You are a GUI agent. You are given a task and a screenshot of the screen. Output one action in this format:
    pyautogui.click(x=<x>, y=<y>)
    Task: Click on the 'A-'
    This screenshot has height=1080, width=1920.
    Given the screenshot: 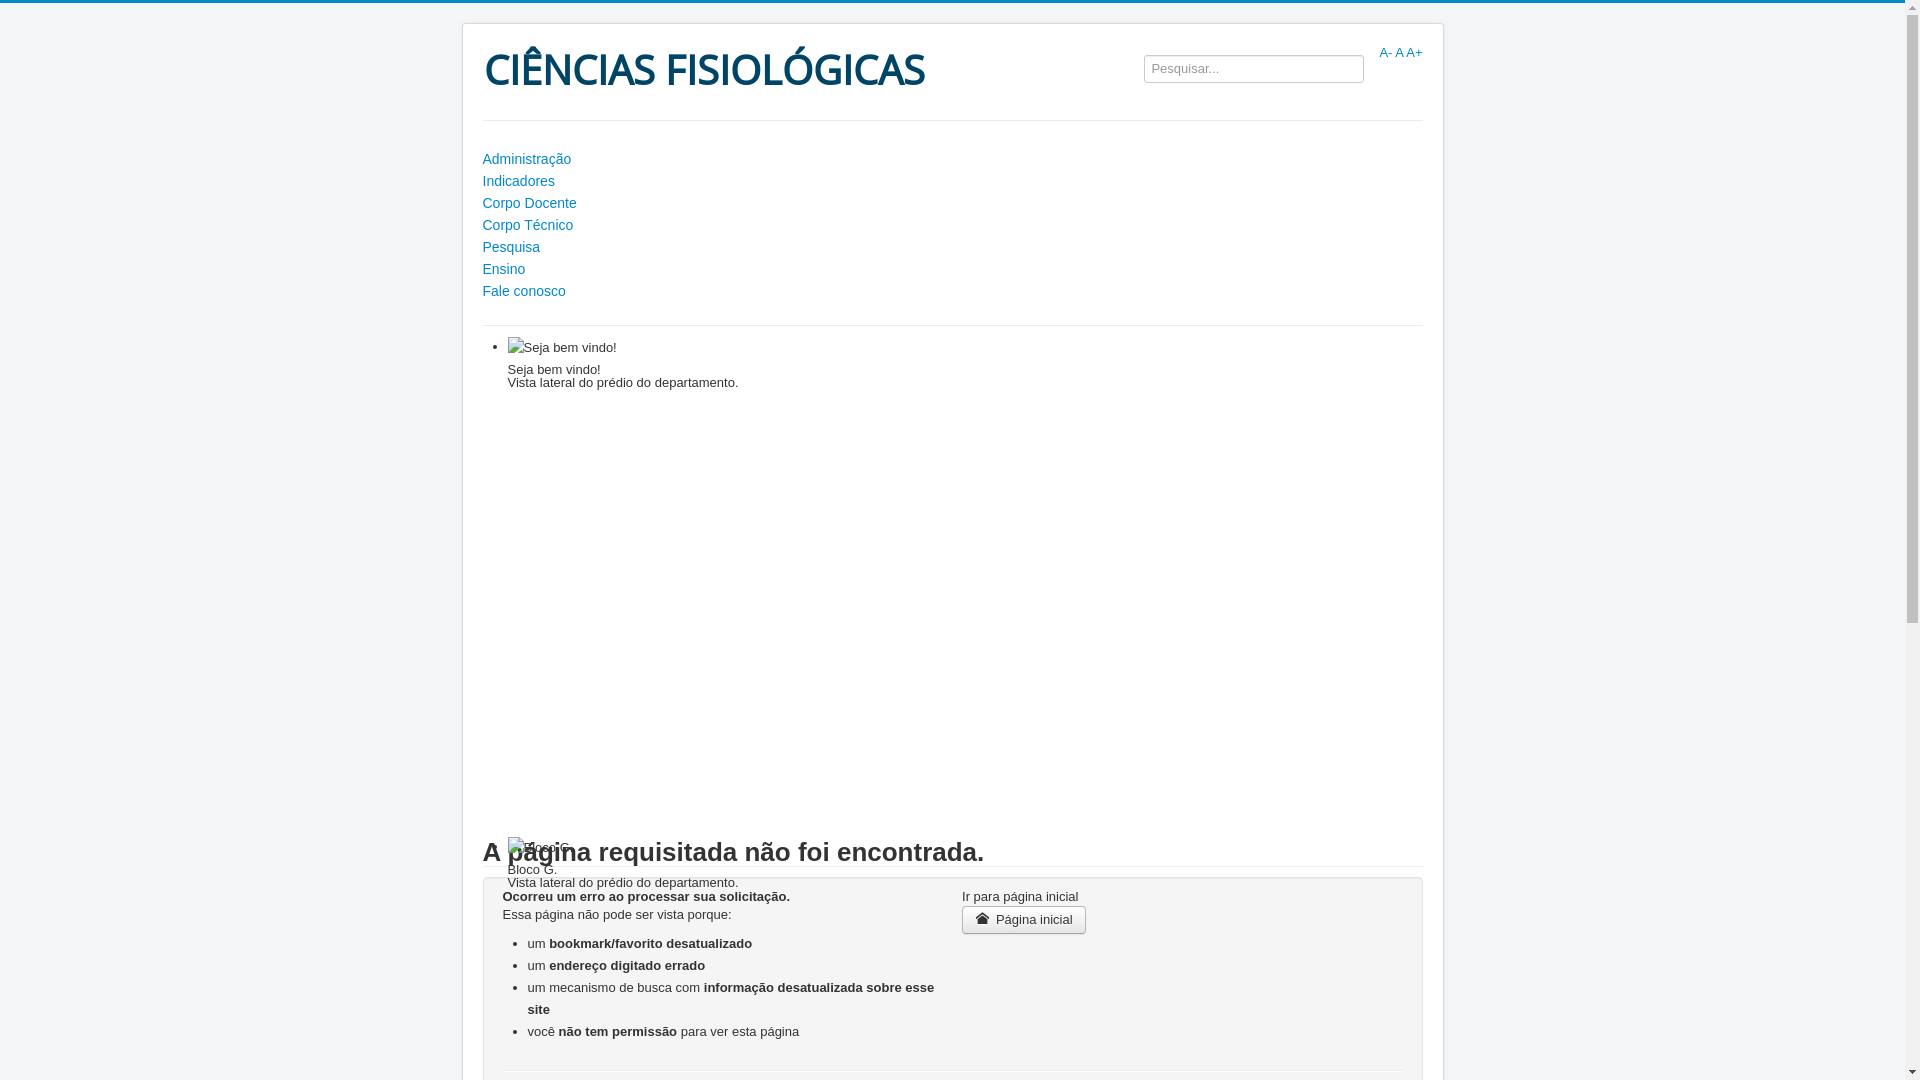 What is the action you would take?
    pyautogui.click(x=1384, y=51)
    